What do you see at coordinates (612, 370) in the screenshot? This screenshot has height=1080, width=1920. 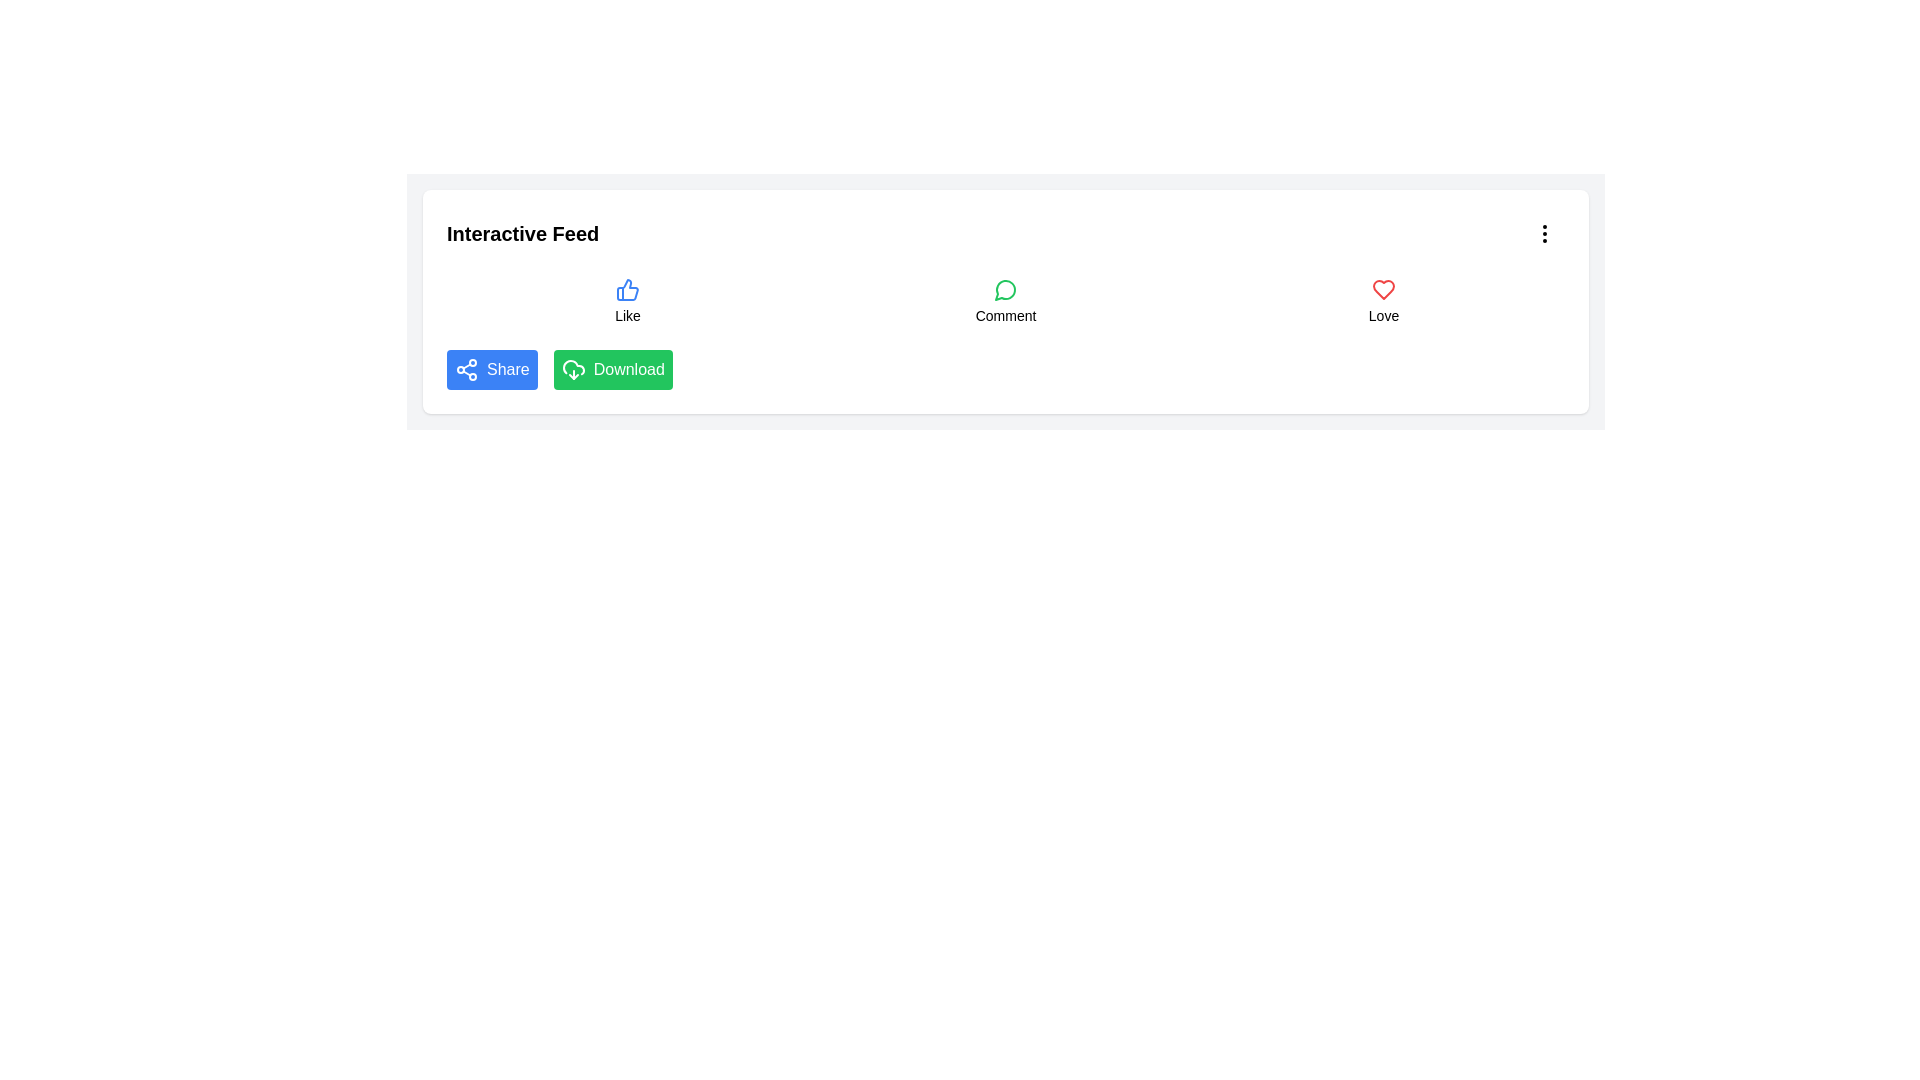 I see `the download button located to the right of the 'Share' button in the horizontal button group under 'Interactive Feed' to initiate the download` at bounding box center [612, 370].